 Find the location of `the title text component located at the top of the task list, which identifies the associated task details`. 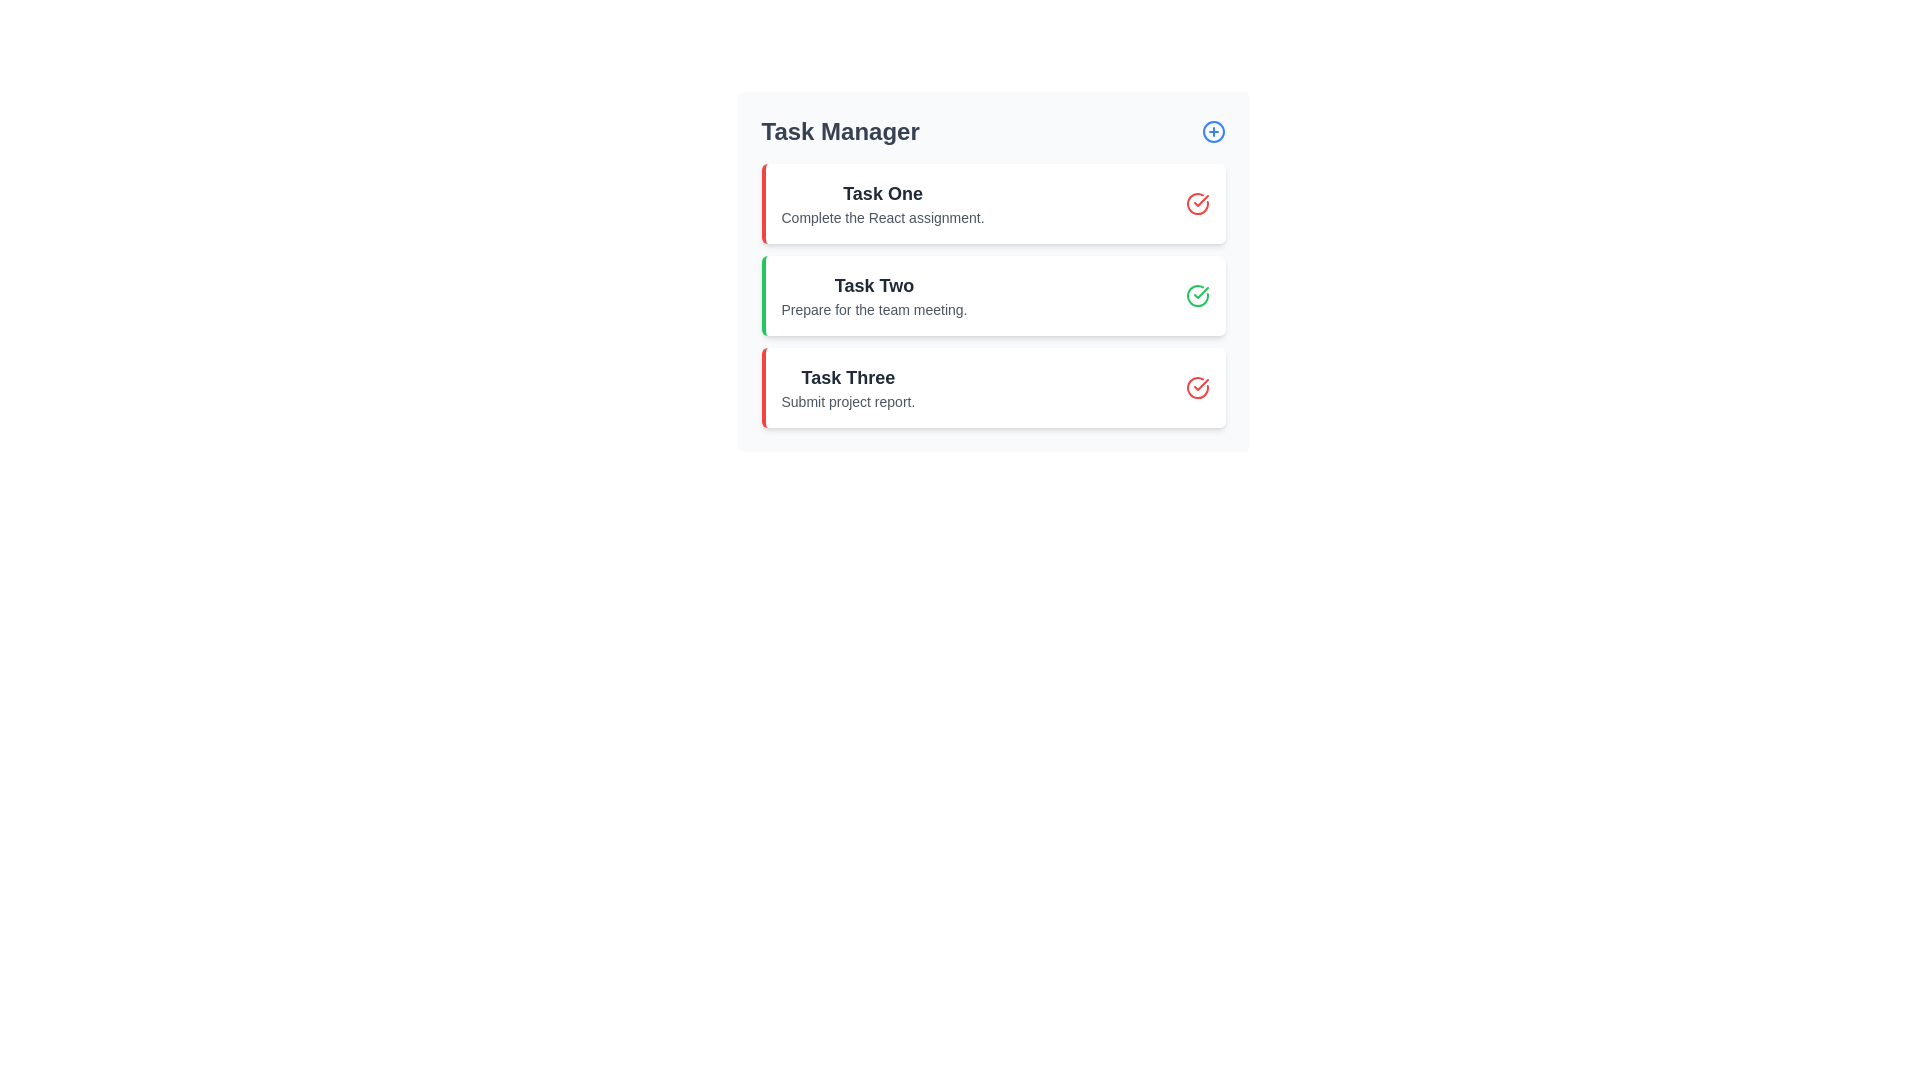

the title text component located at the top of the task list, which identifies the associated task details is located at coordinates (882, 193).